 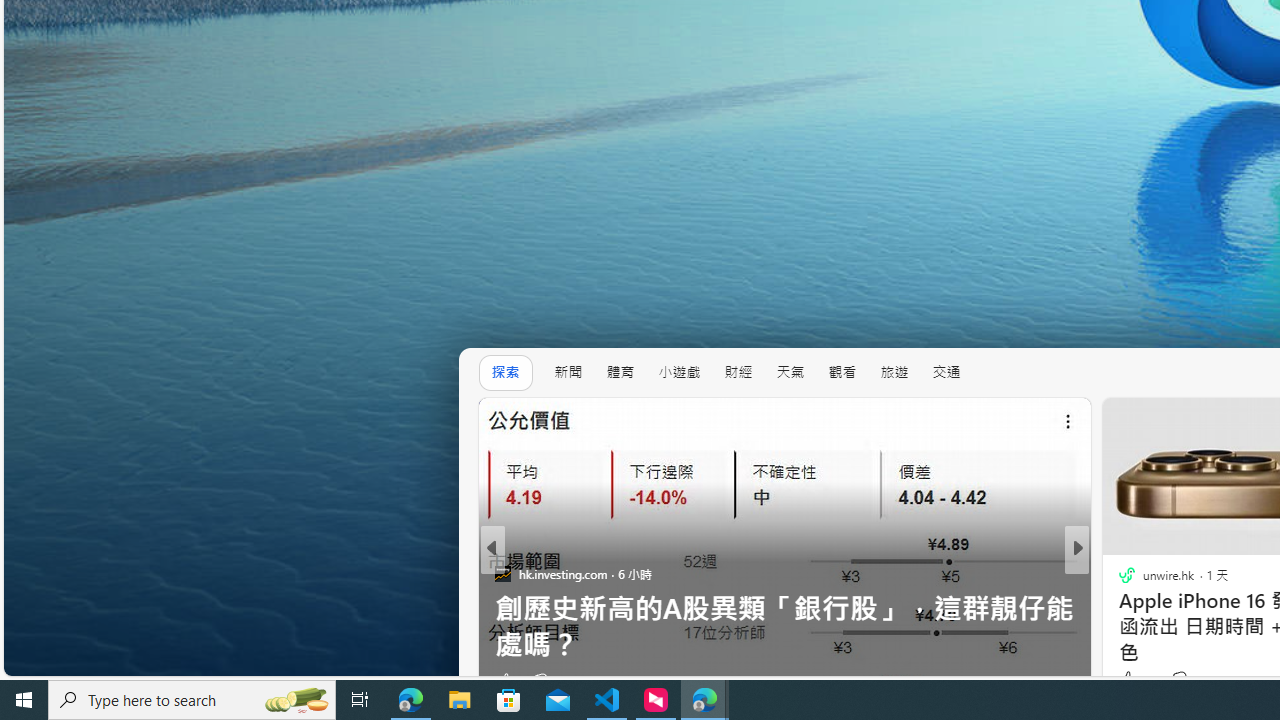 What do you see at coordinates (502, 573) in the screenshot?
I see `'hk.investing.com'` at bounding box center [502, 573].